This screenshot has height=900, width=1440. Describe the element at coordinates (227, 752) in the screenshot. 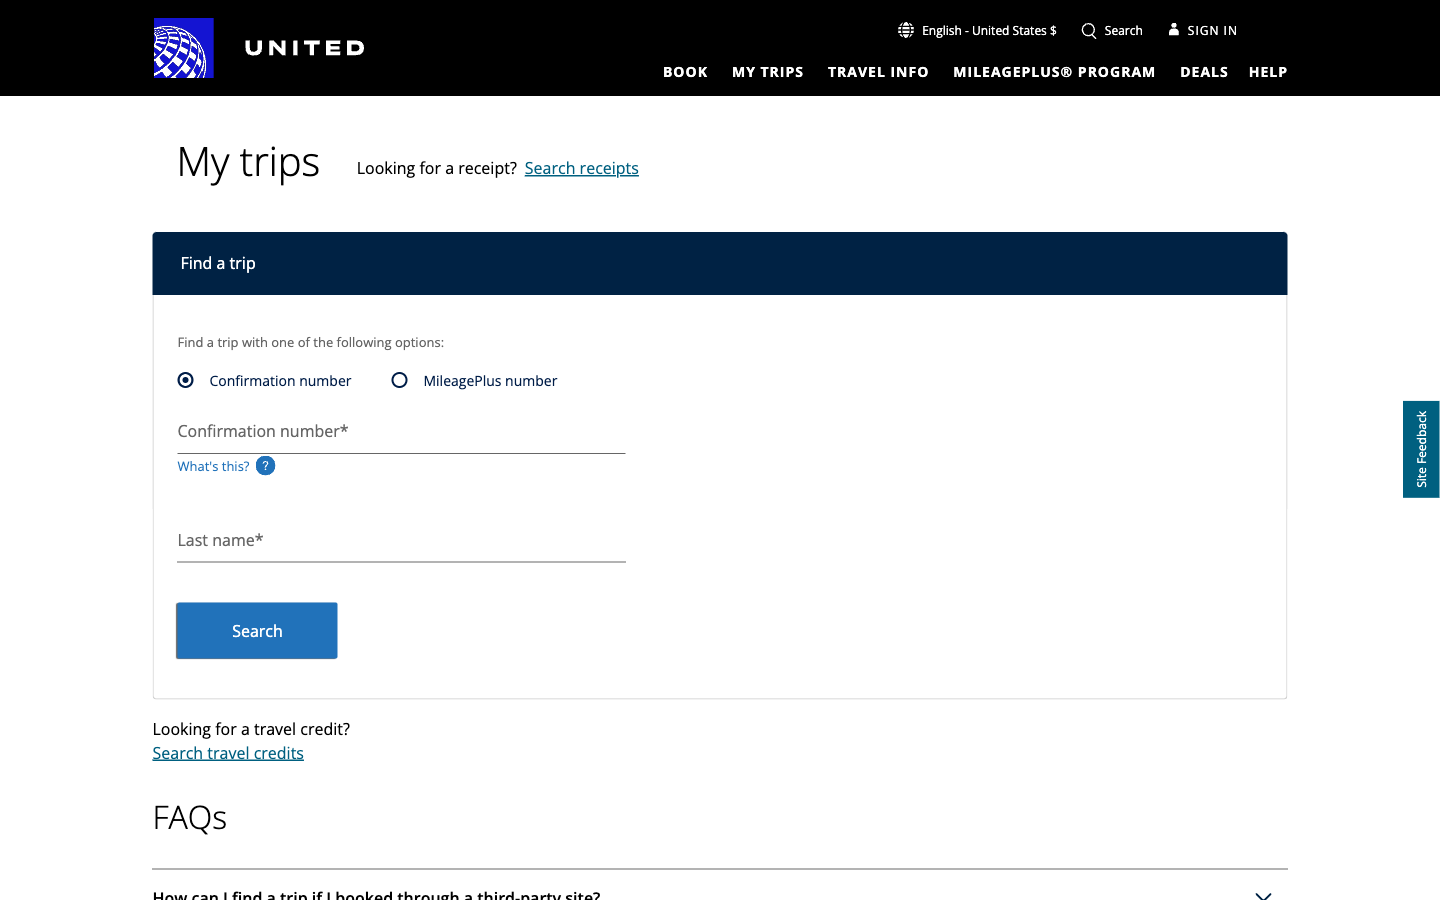

I see `search travel credits` at that location.